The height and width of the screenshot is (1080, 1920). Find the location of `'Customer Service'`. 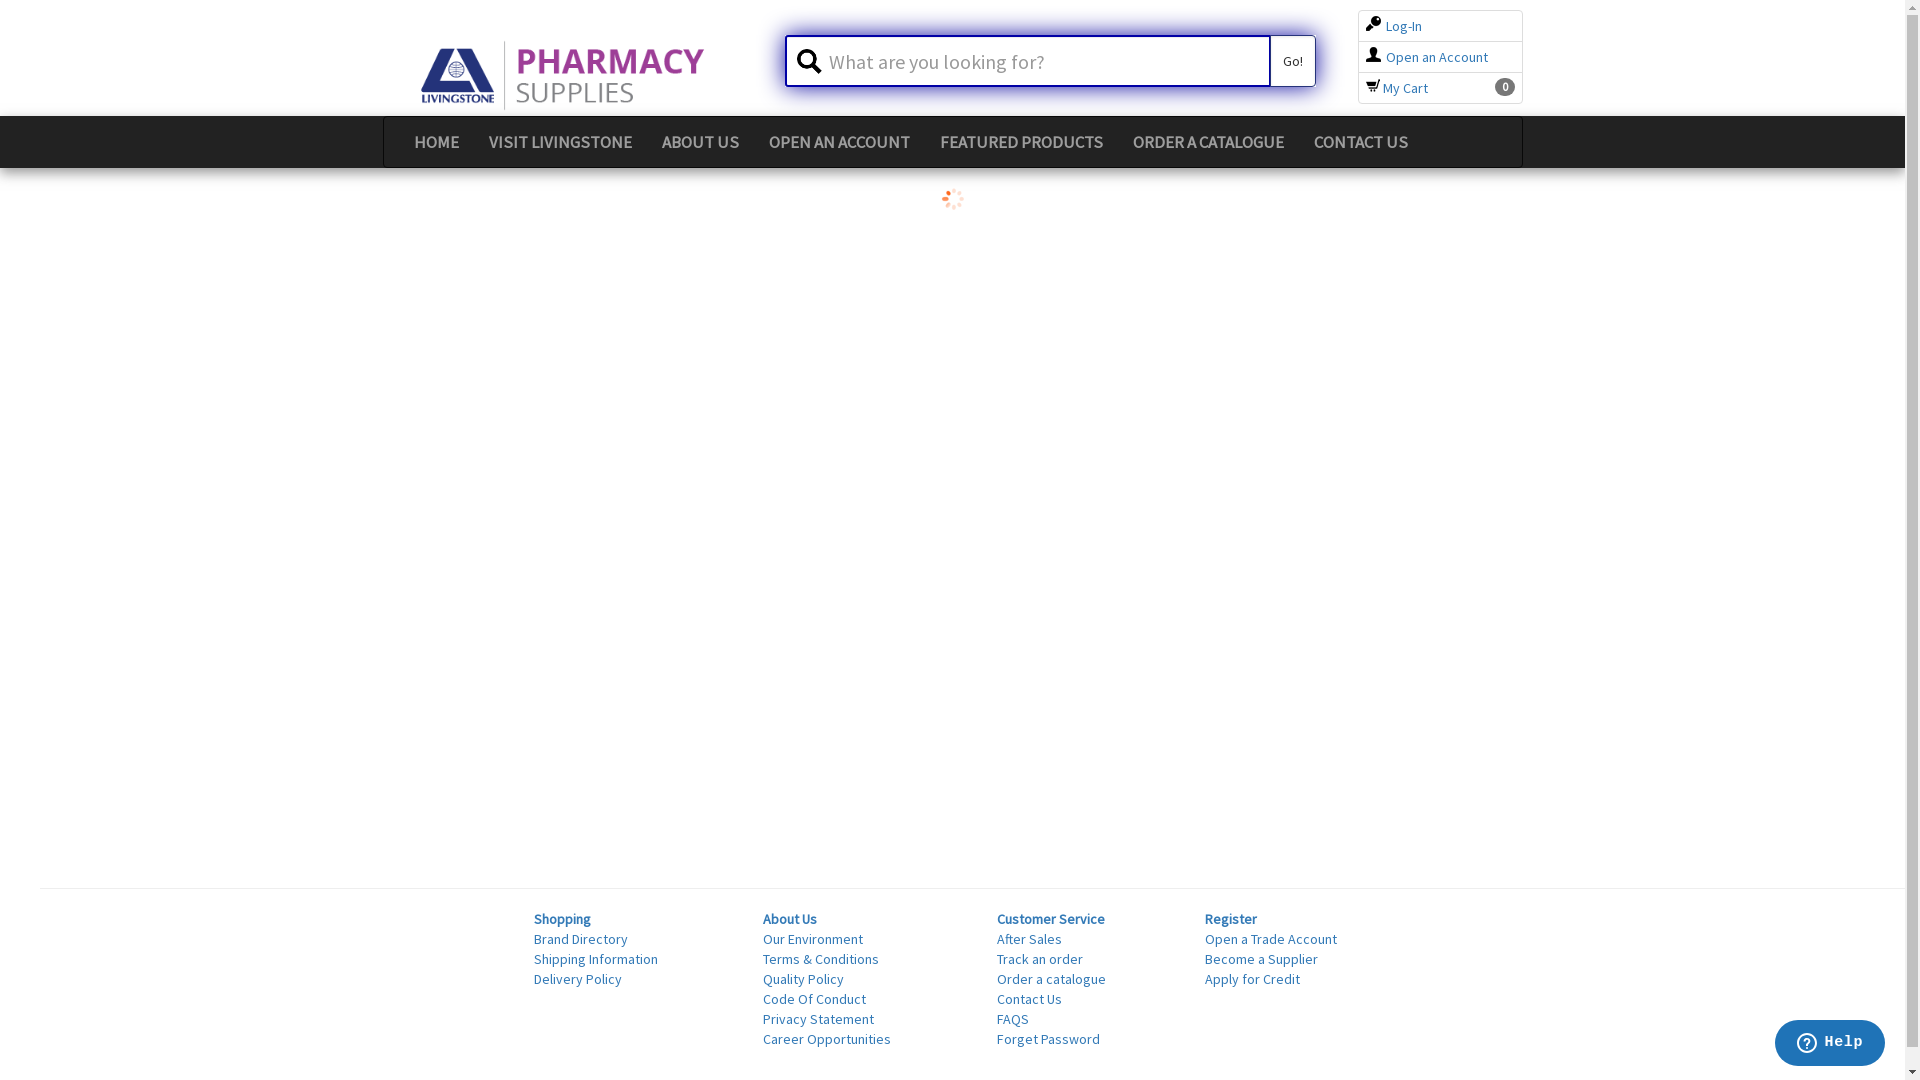

'Customer Service' is located at coordinates (1050, 918).